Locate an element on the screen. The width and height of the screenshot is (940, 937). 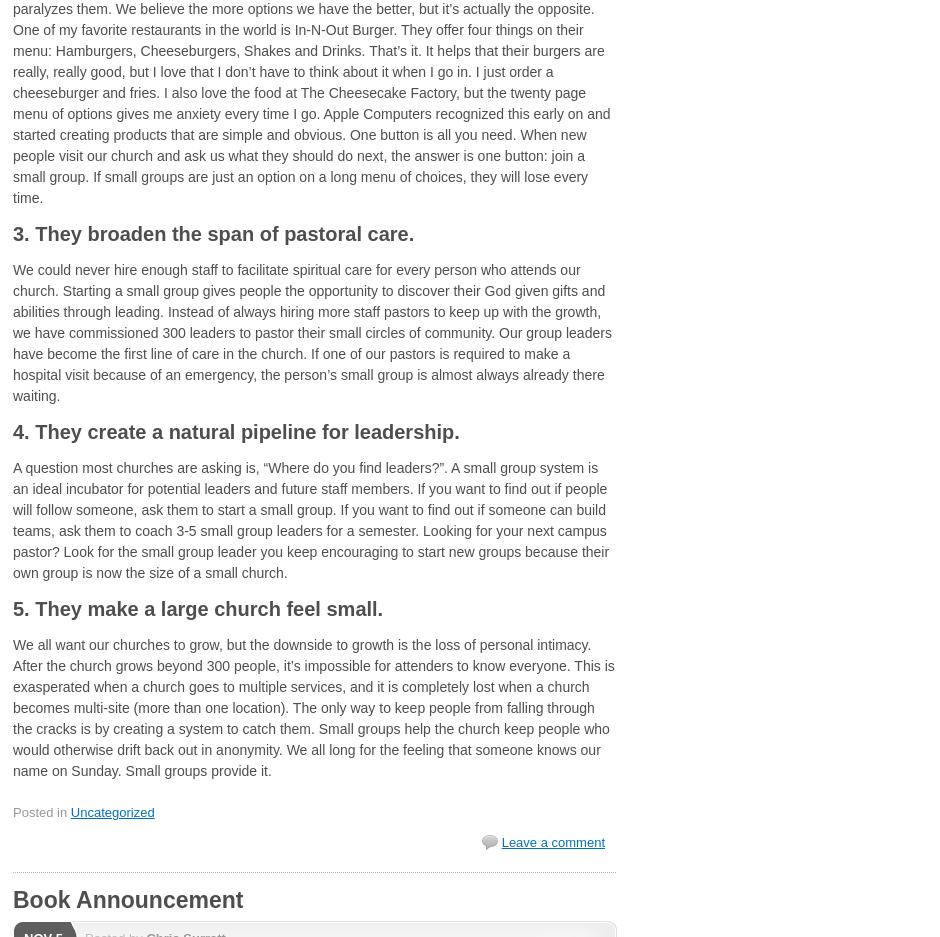
'A question most churches are asking is, “Where do you find leaders?”. A small group system is an ideal incubator for potential leaders and future staff members. If you want to find out if people will follow someone, ask them to start a small group. If you want to find out if someone can build teams, ask them to coach 3-5 small group leaders for a semester. Looking for your next campus pastor? Look for the small group leader you keep encouraging to start new groups because their own group is now the size of a small church.' is located at coordinates (310, 518).